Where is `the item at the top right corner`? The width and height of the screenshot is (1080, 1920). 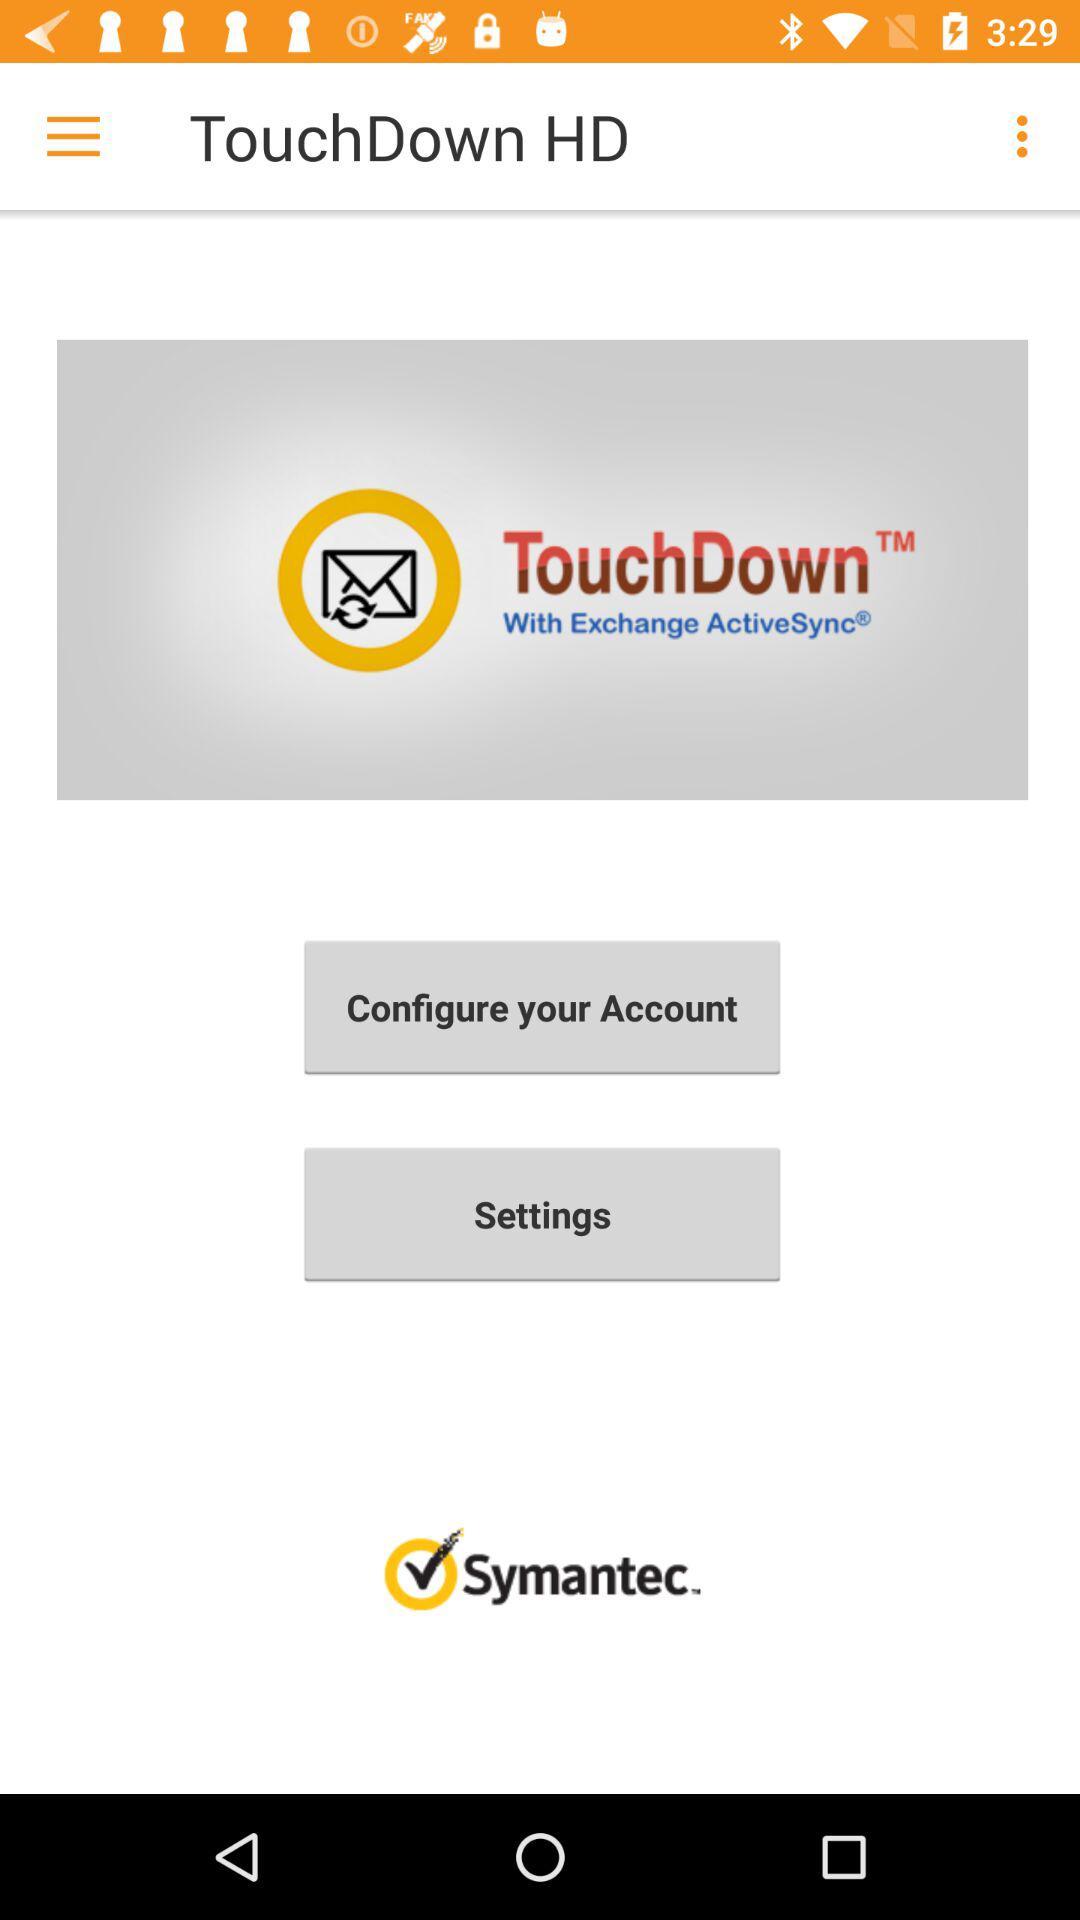 the item at the top right corner is located at coordinates (1027, 135).